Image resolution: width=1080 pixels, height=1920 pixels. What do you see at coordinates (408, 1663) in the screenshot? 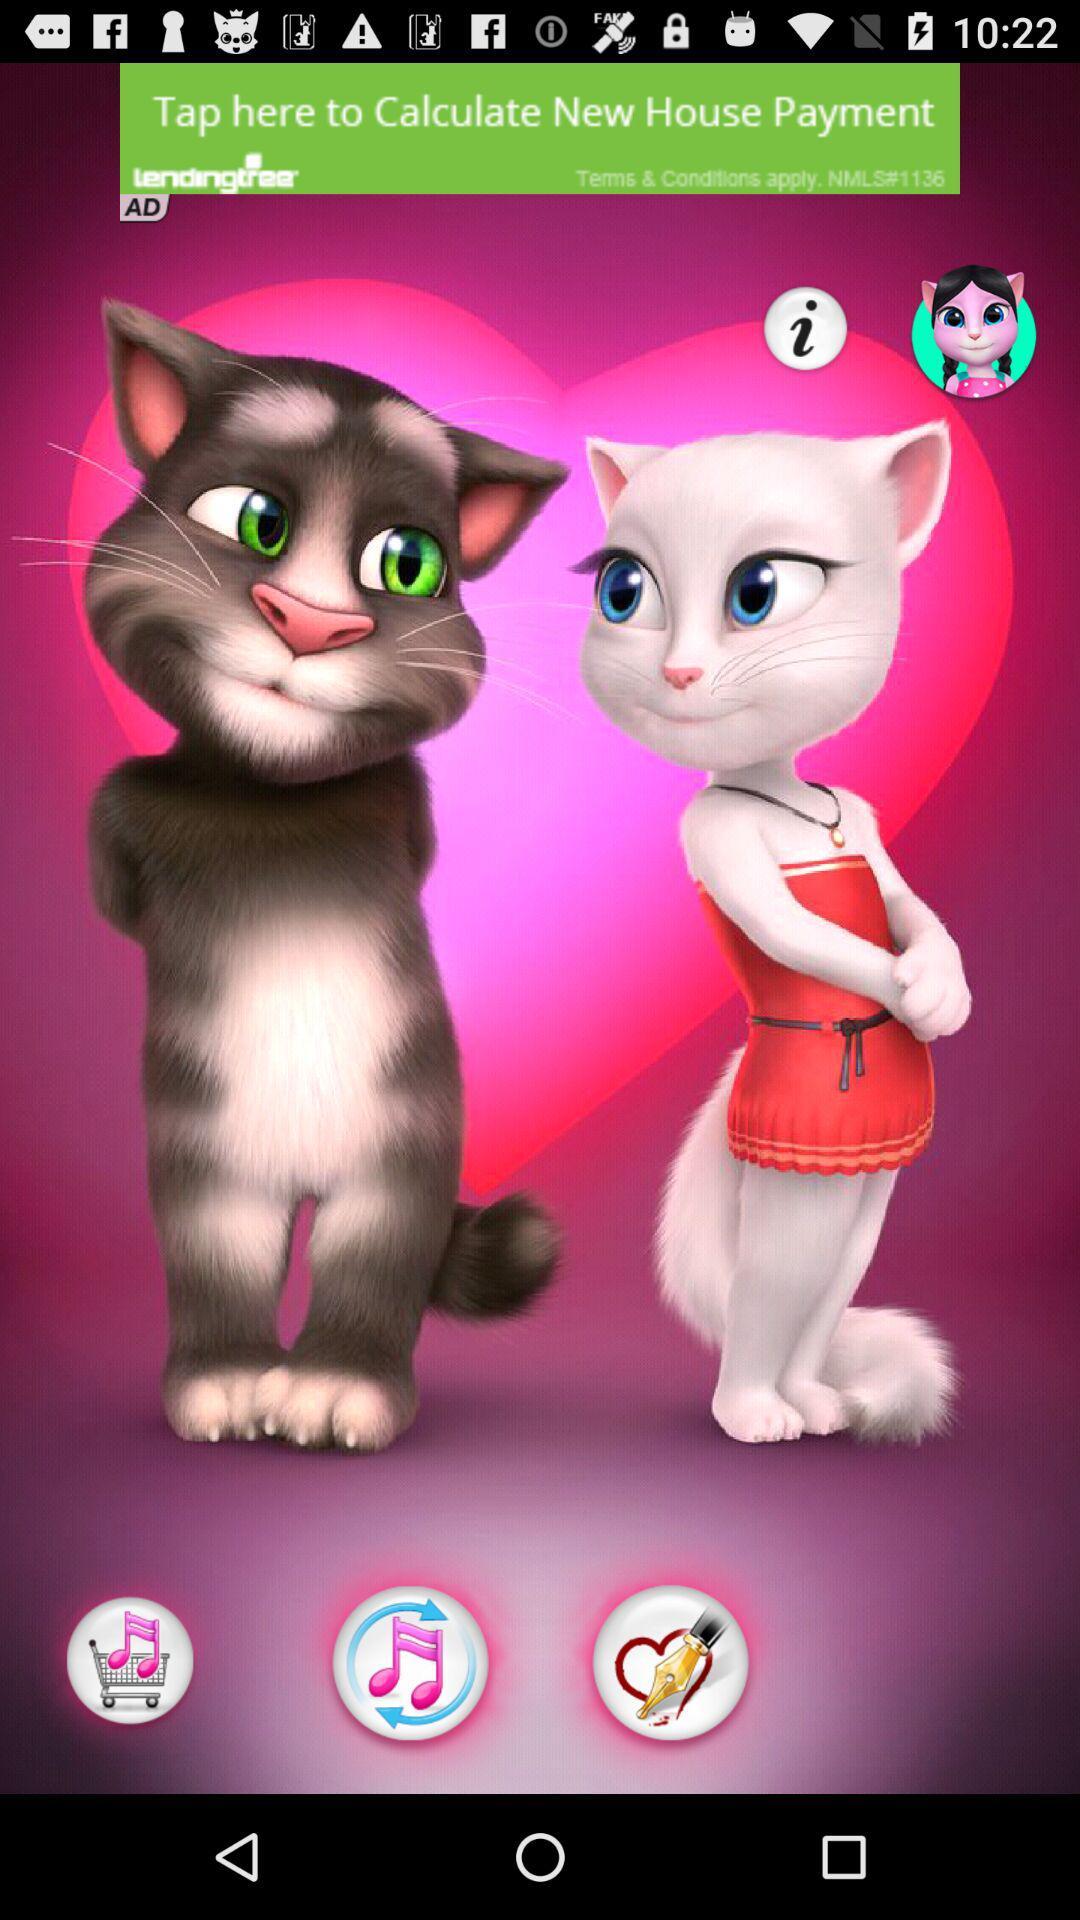
I see `sound` at bounding box center [408, 1663].